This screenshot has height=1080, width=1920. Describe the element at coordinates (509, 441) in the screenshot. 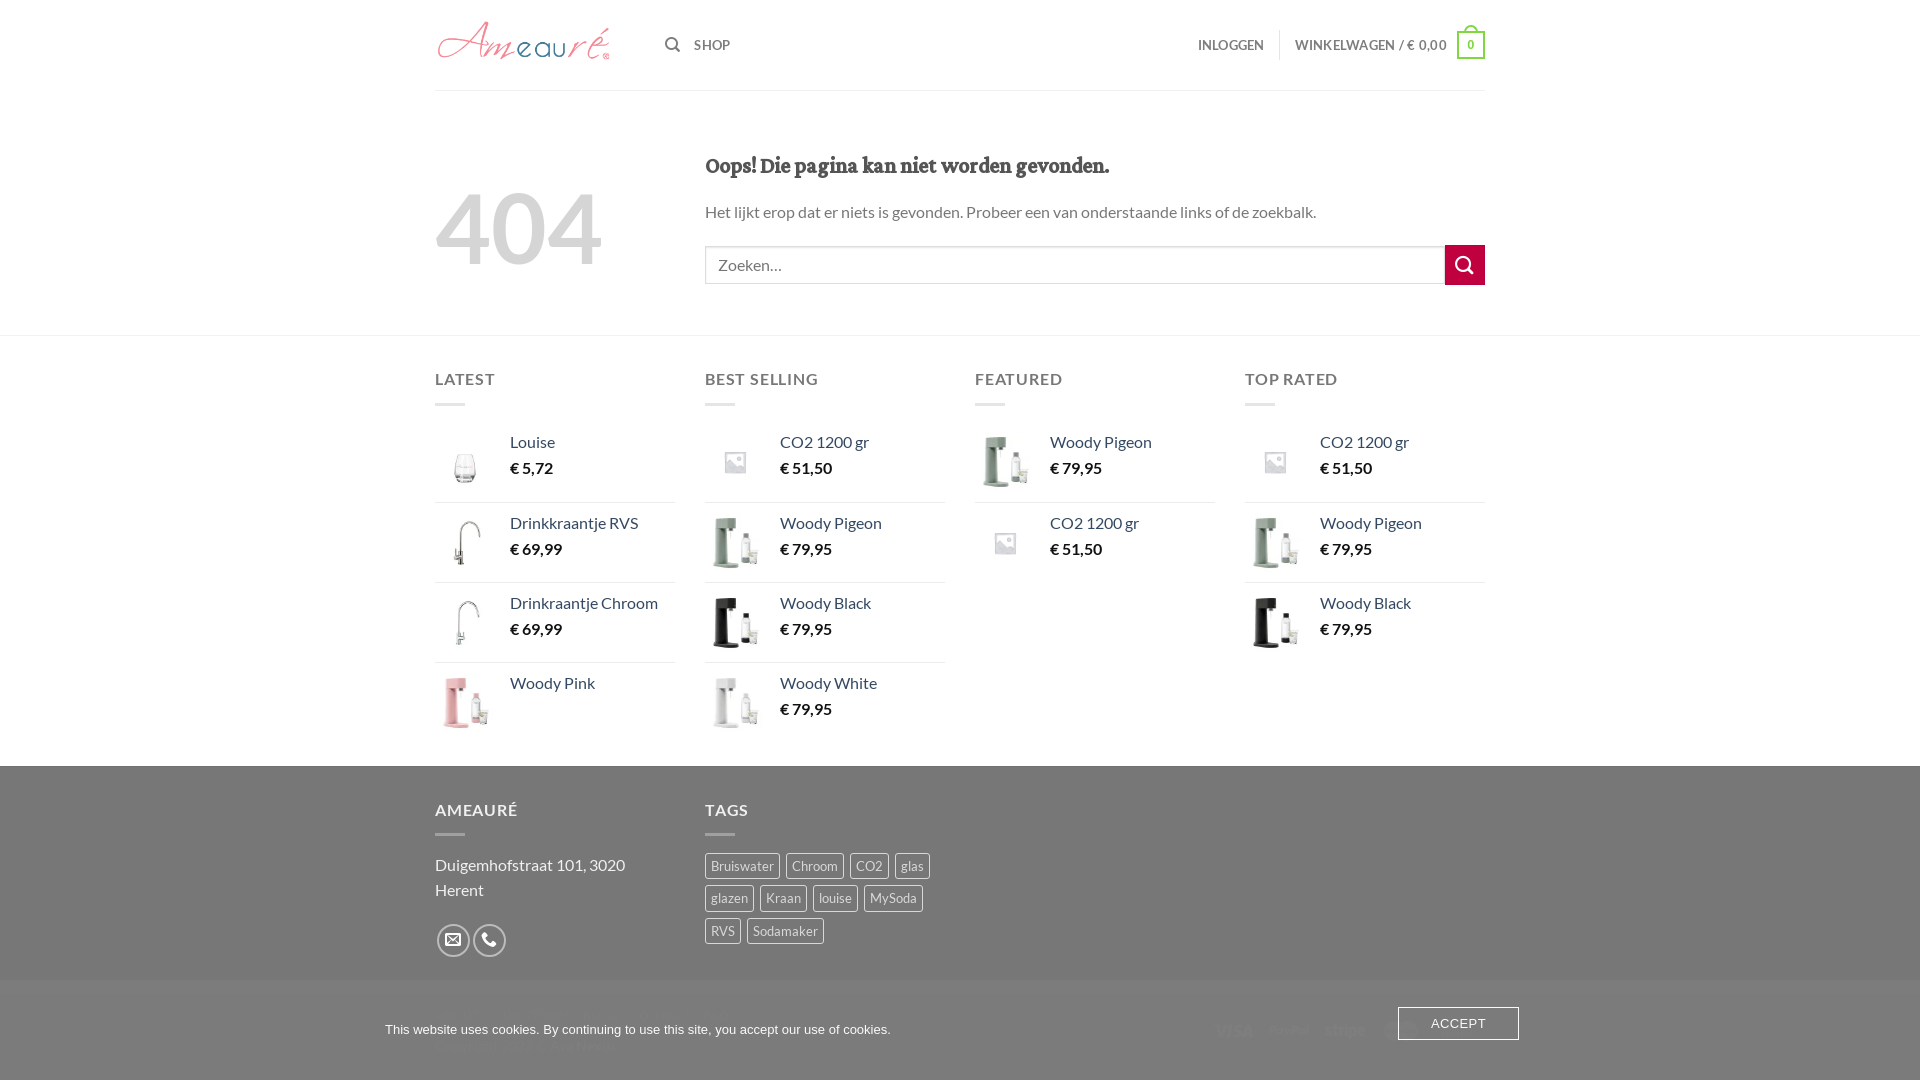

I see `'Louise'` at that location.